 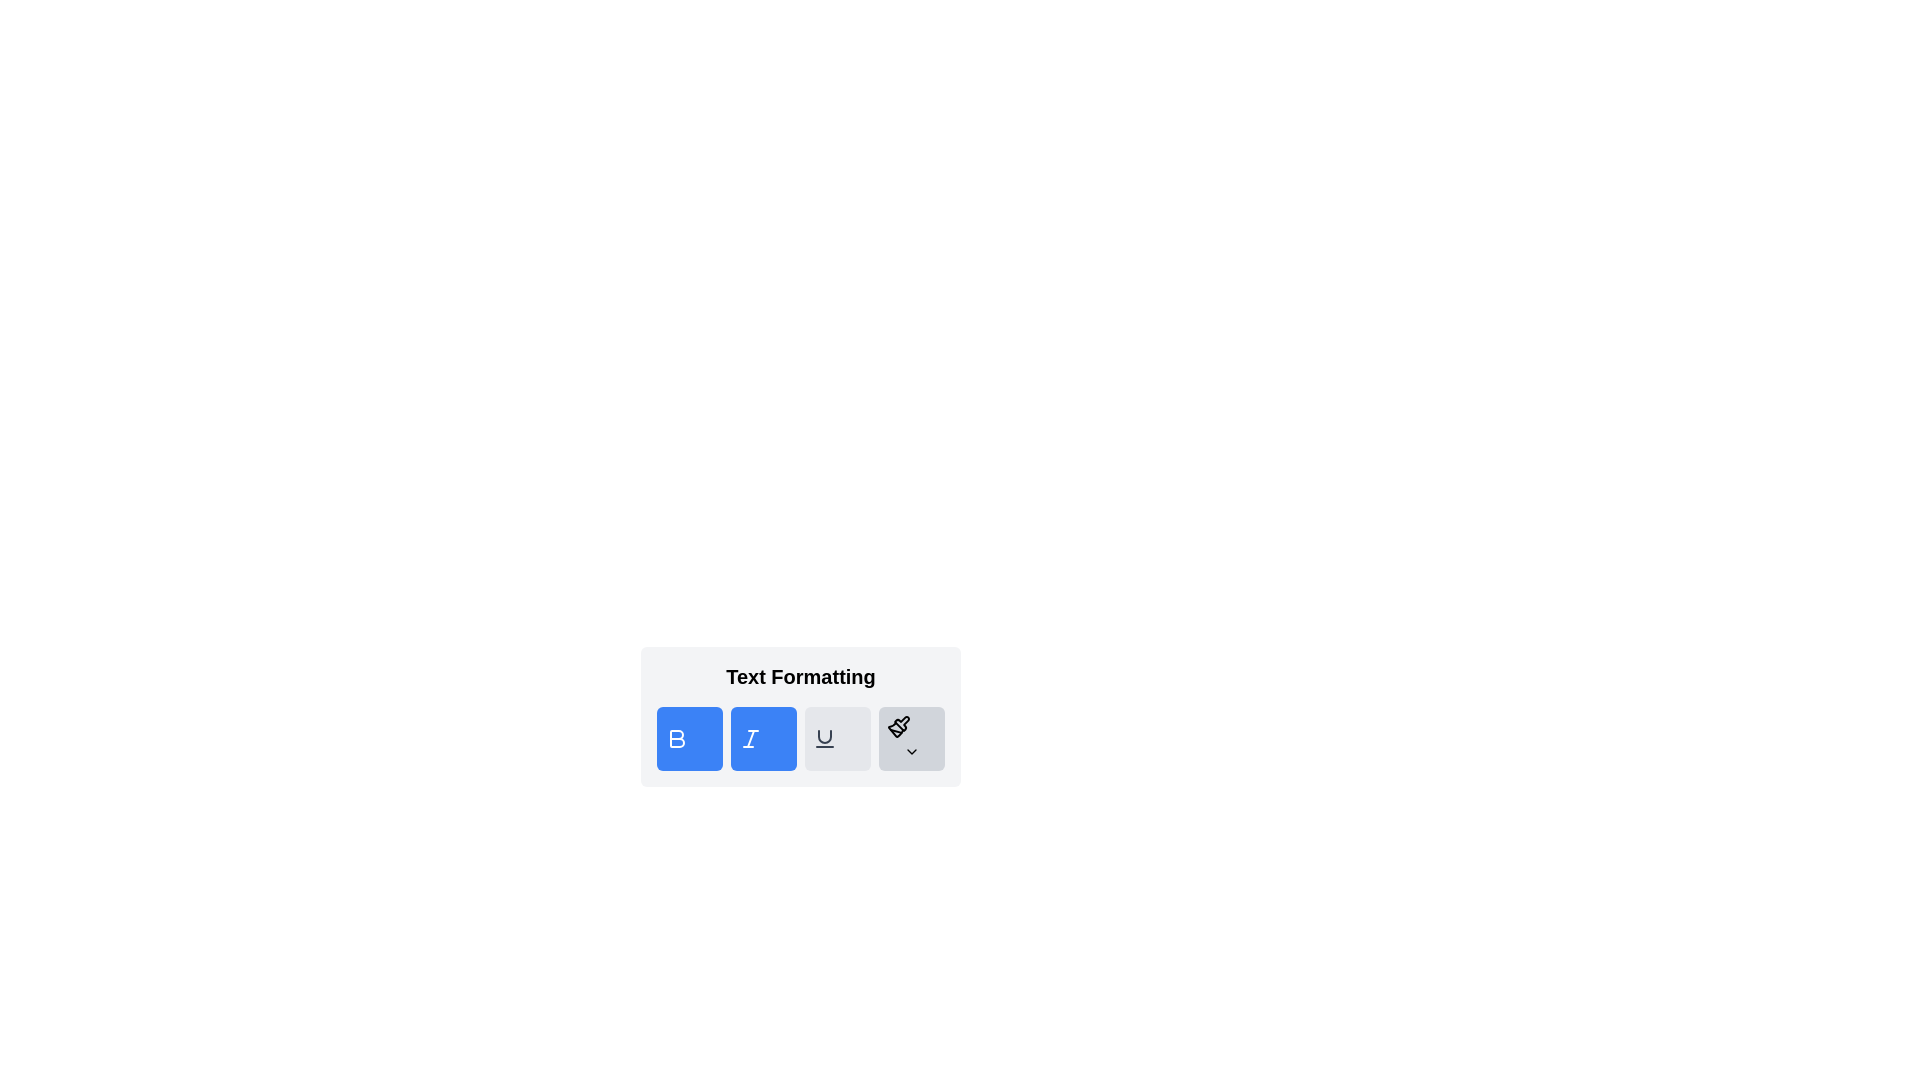 What do you see at coordinates (911, 739) in the screenshot?
I see `the Dropdown button, which is the fourth button from the left in a grid of four buttons` at bounding box center [911, 739].